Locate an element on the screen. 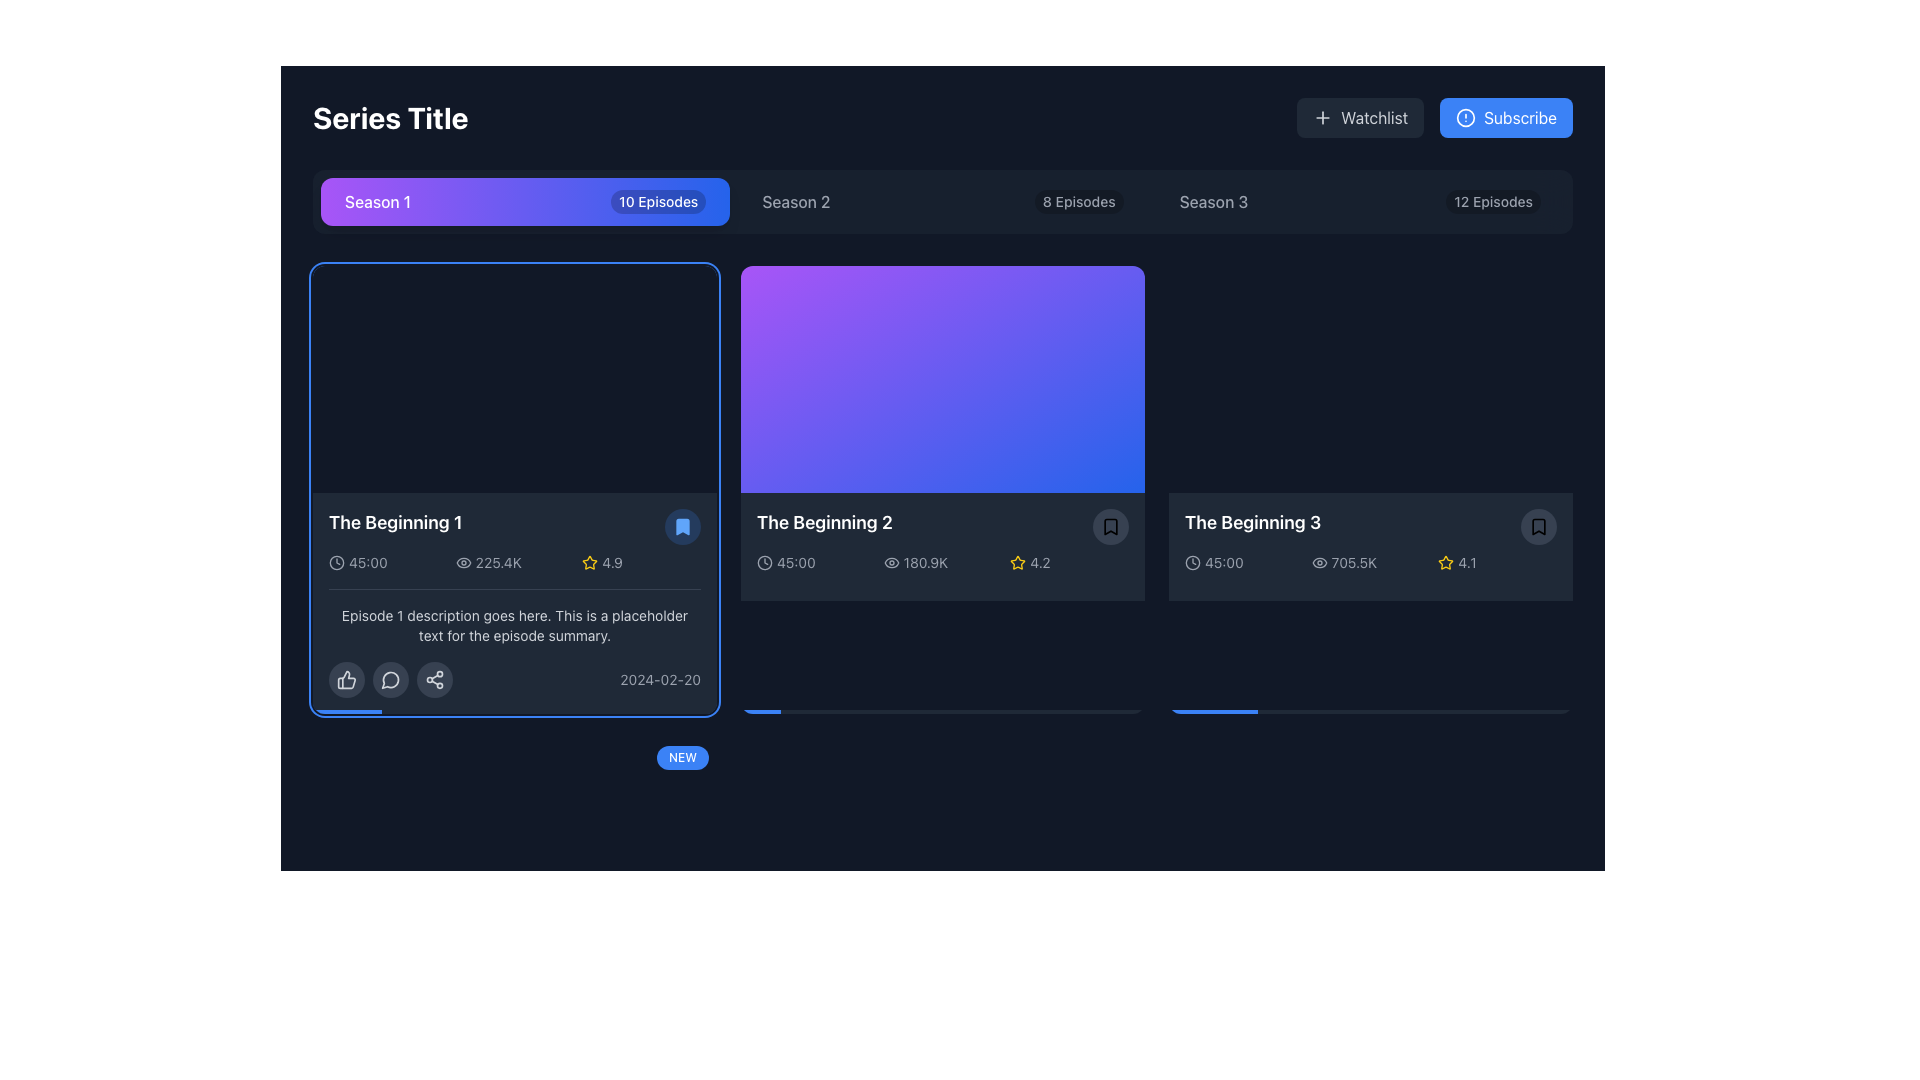  the interactive overview card for the series episode, located in the grid layout under 'Series Title' is located at coordinates (941, 489).